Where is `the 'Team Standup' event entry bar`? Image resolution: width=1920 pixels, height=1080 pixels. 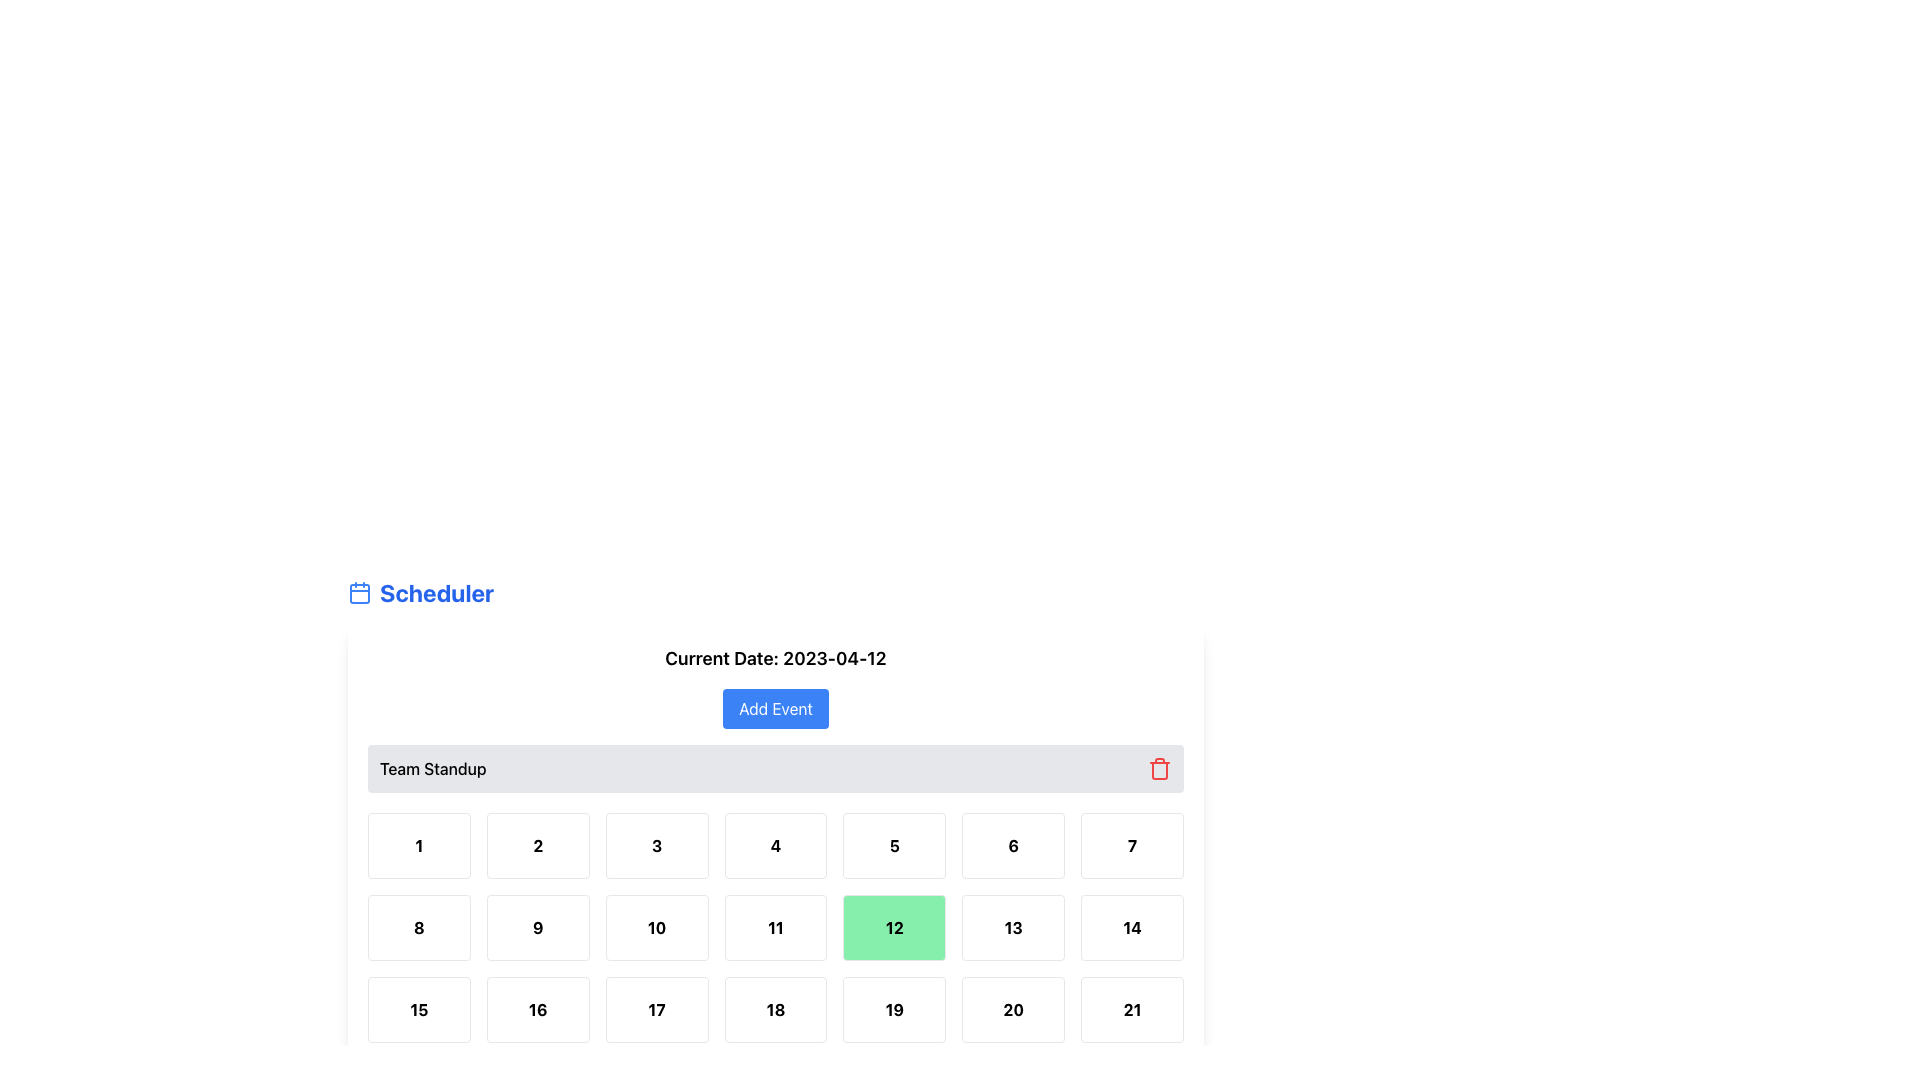 the 'Team Standup' event entry bar is located at coordinates (775, 767).